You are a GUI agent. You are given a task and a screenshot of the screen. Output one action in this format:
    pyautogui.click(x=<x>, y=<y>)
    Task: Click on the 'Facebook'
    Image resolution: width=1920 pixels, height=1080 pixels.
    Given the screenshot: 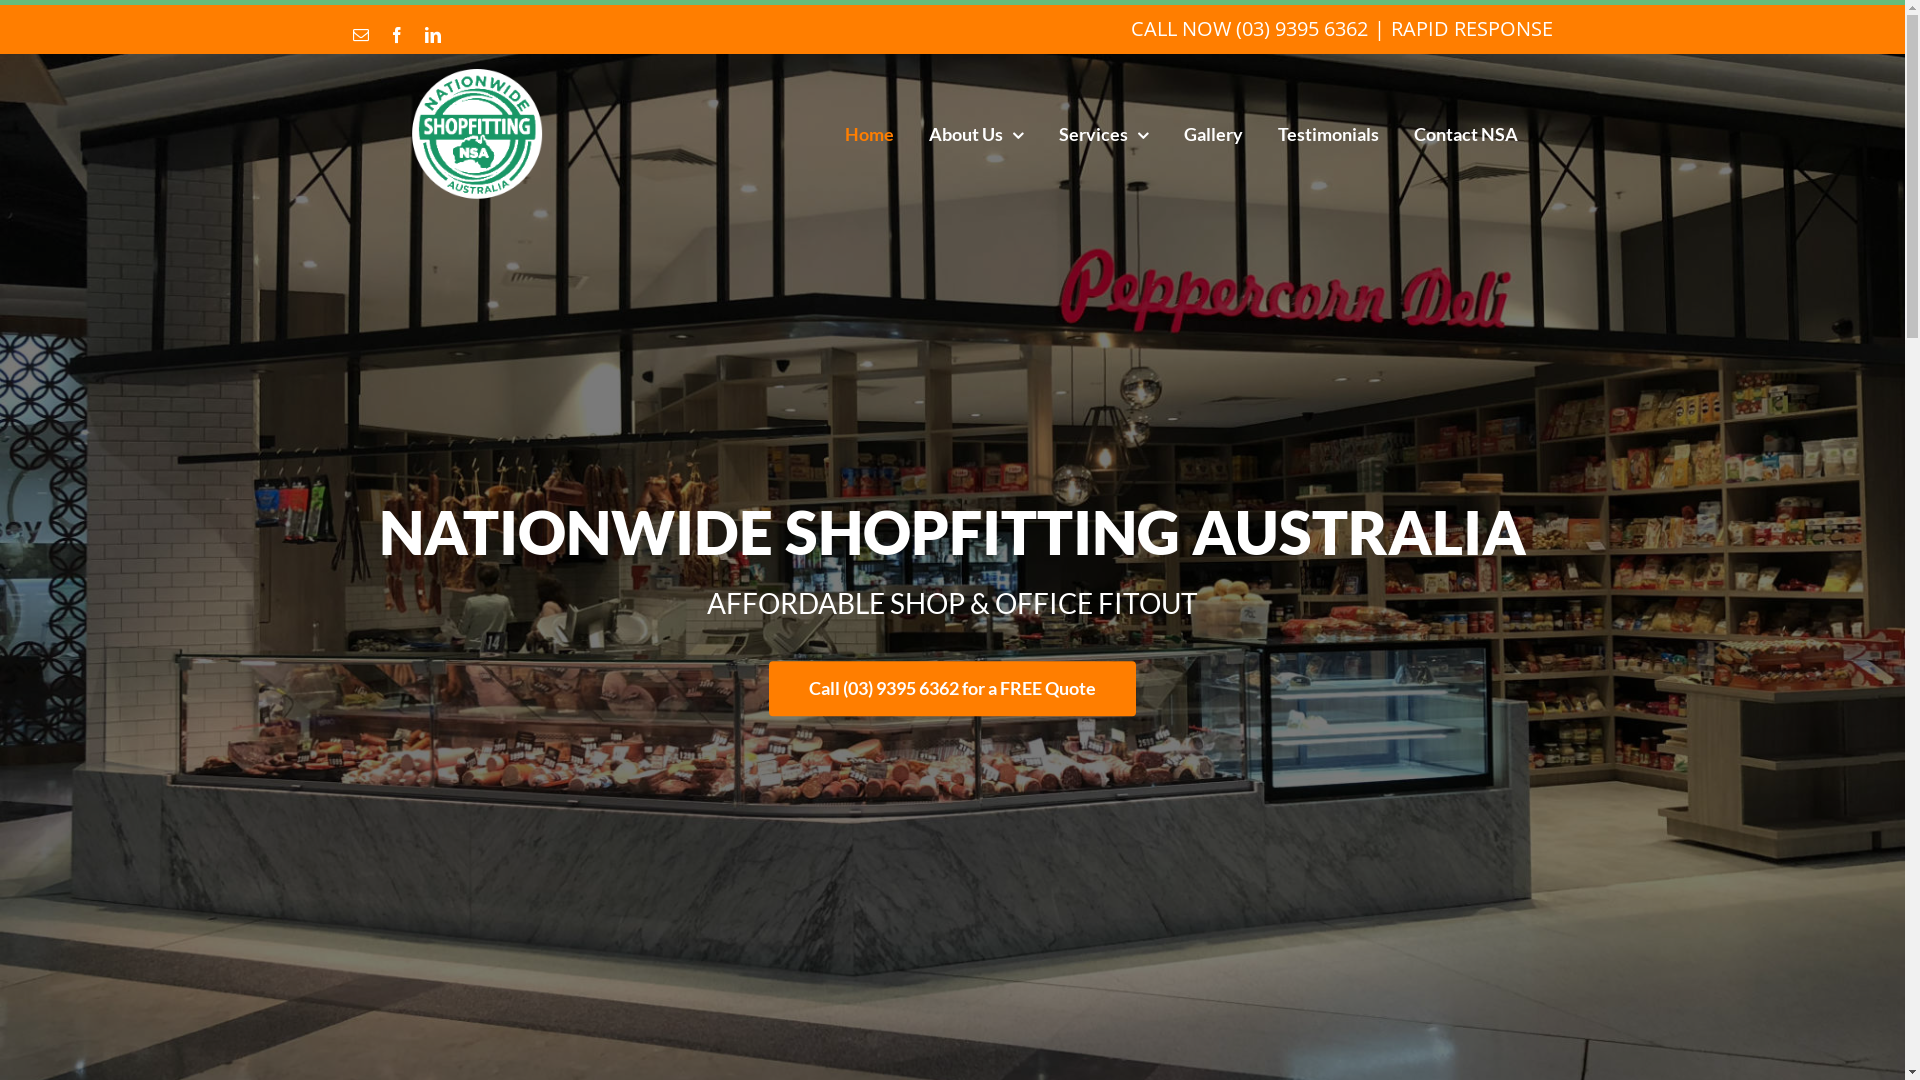 What is the action you would take?
    pyautogui.click(x=395, y=34)
    